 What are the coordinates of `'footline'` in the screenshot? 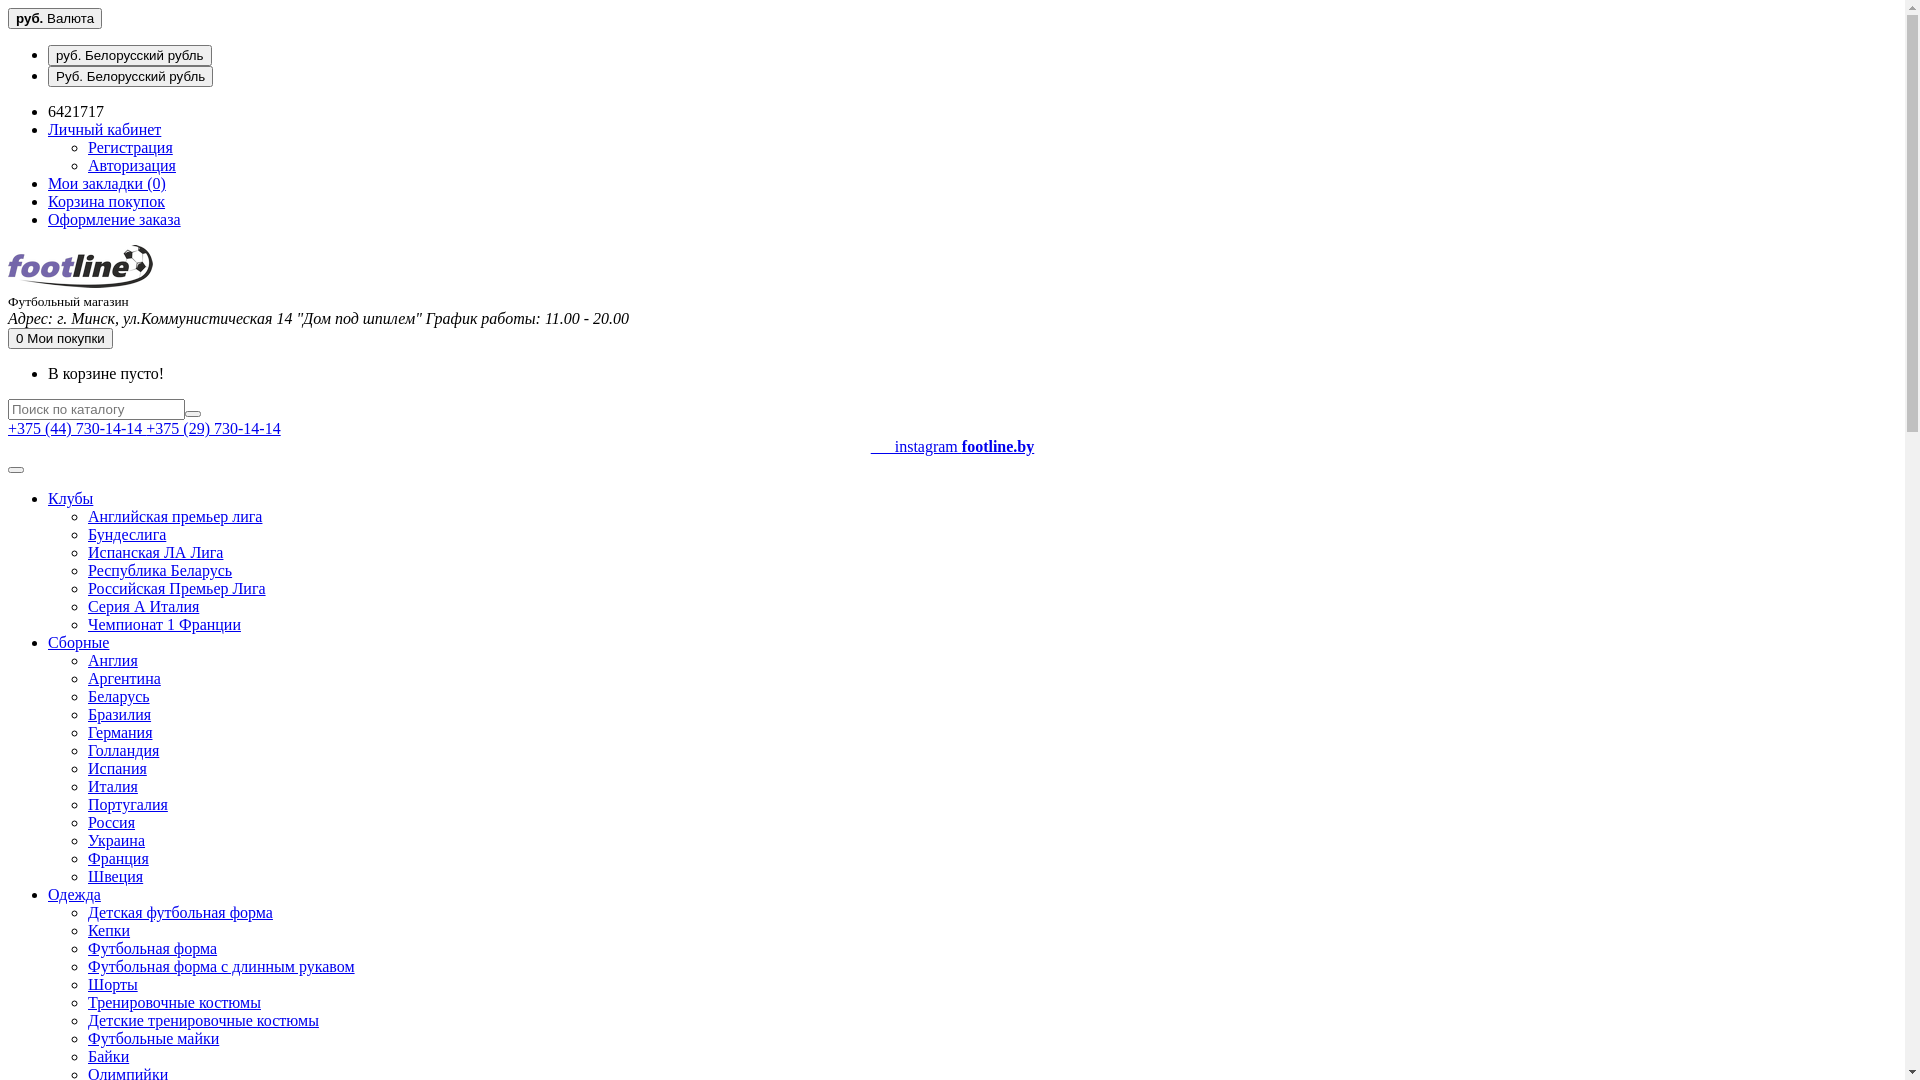 It's located at (80, 265).